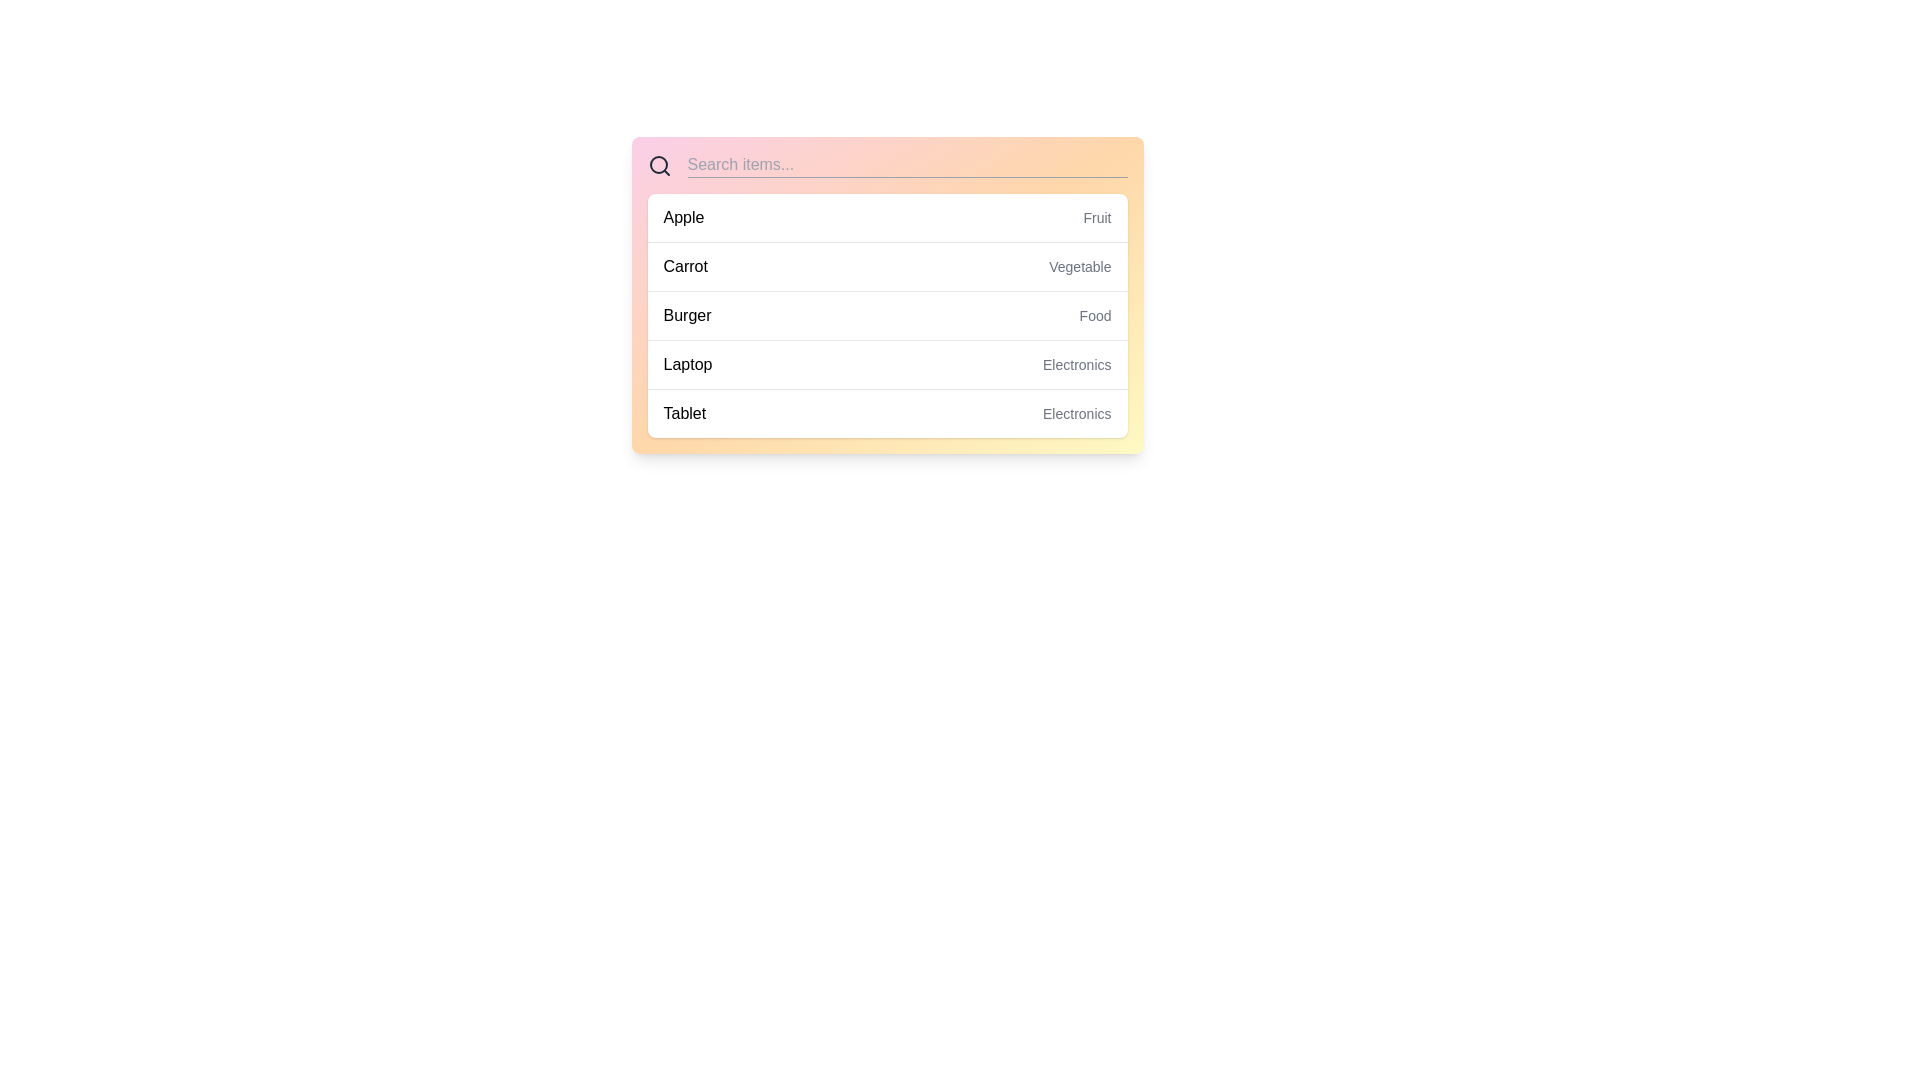  What do you see at coordinates (886, 364) in the screenshot?
I see `the fourth selectable item in the list, which is positioned between 'BurgerFood' above and 'TabletElectronics' below` at bounding box center [886, 364].